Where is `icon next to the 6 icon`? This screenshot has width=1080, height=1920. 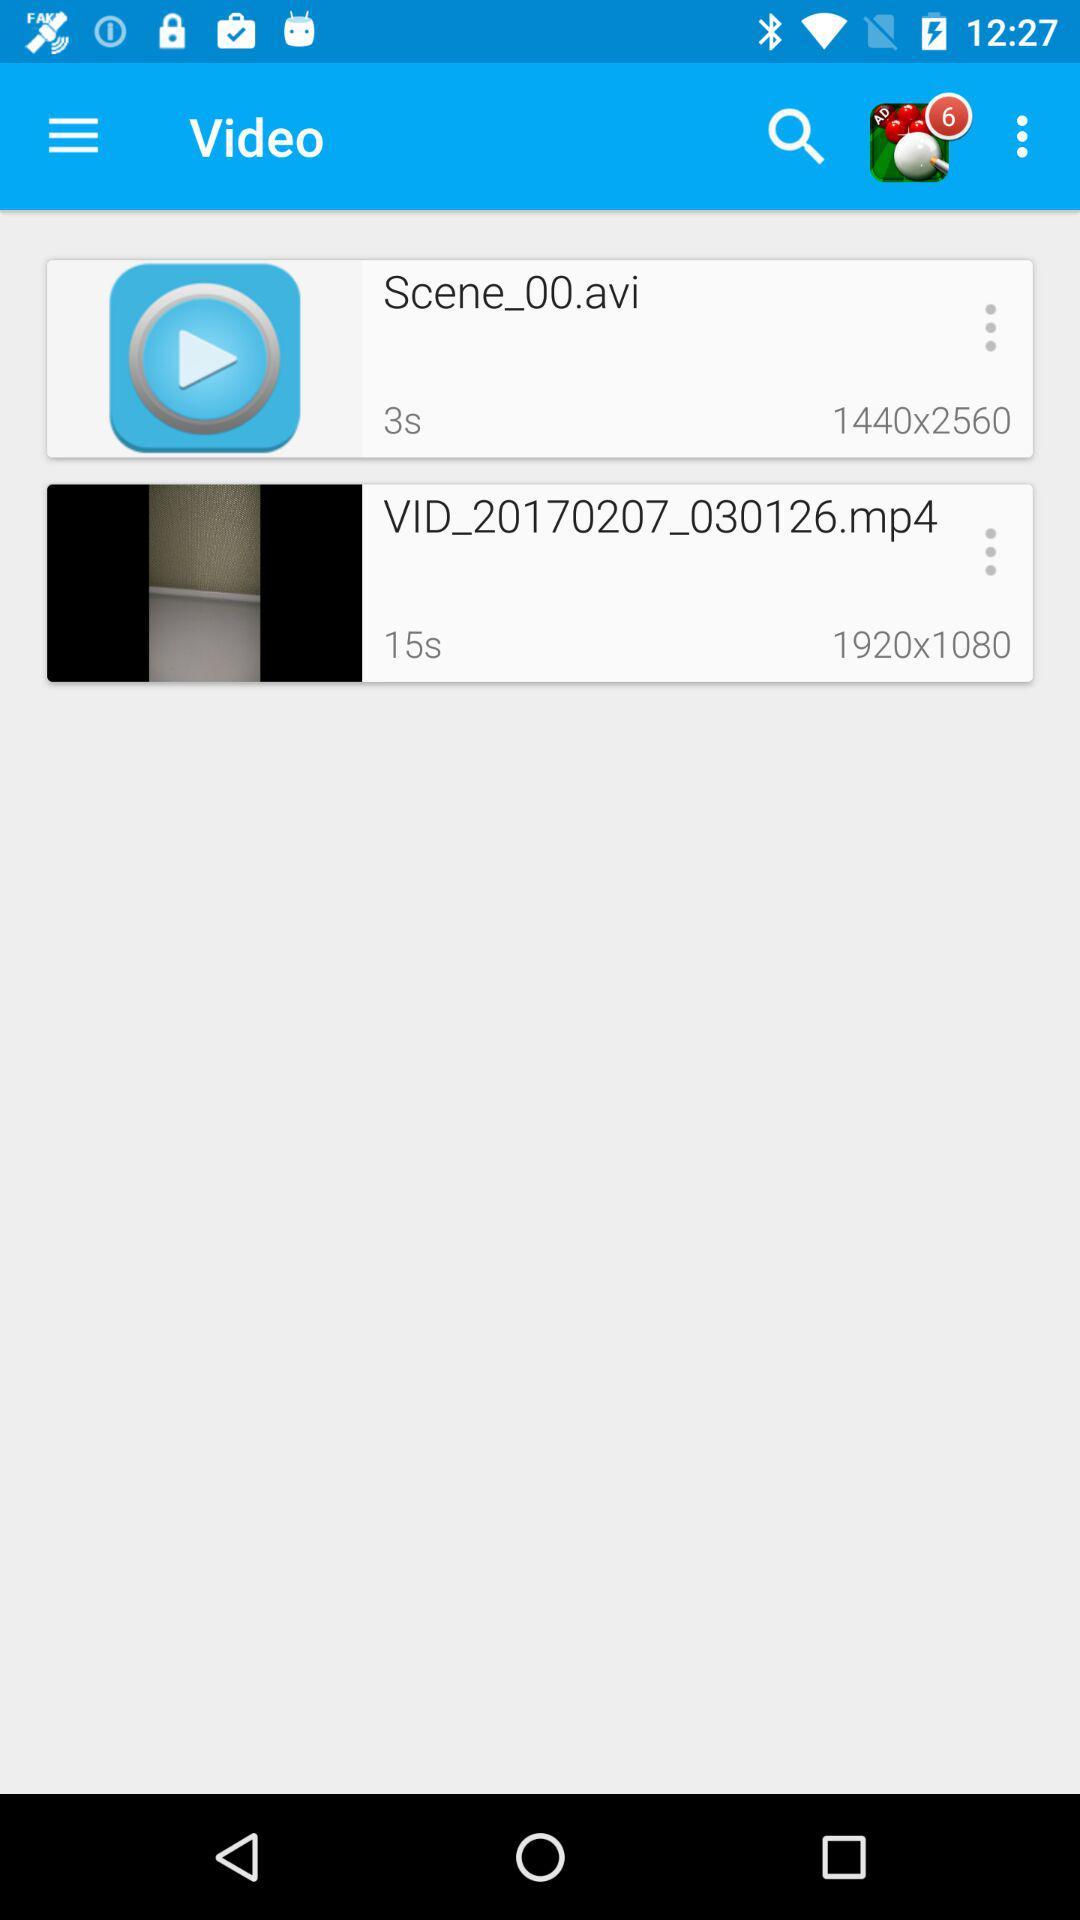 icon next to the 6 icon is located at coordinates (1027, 135).